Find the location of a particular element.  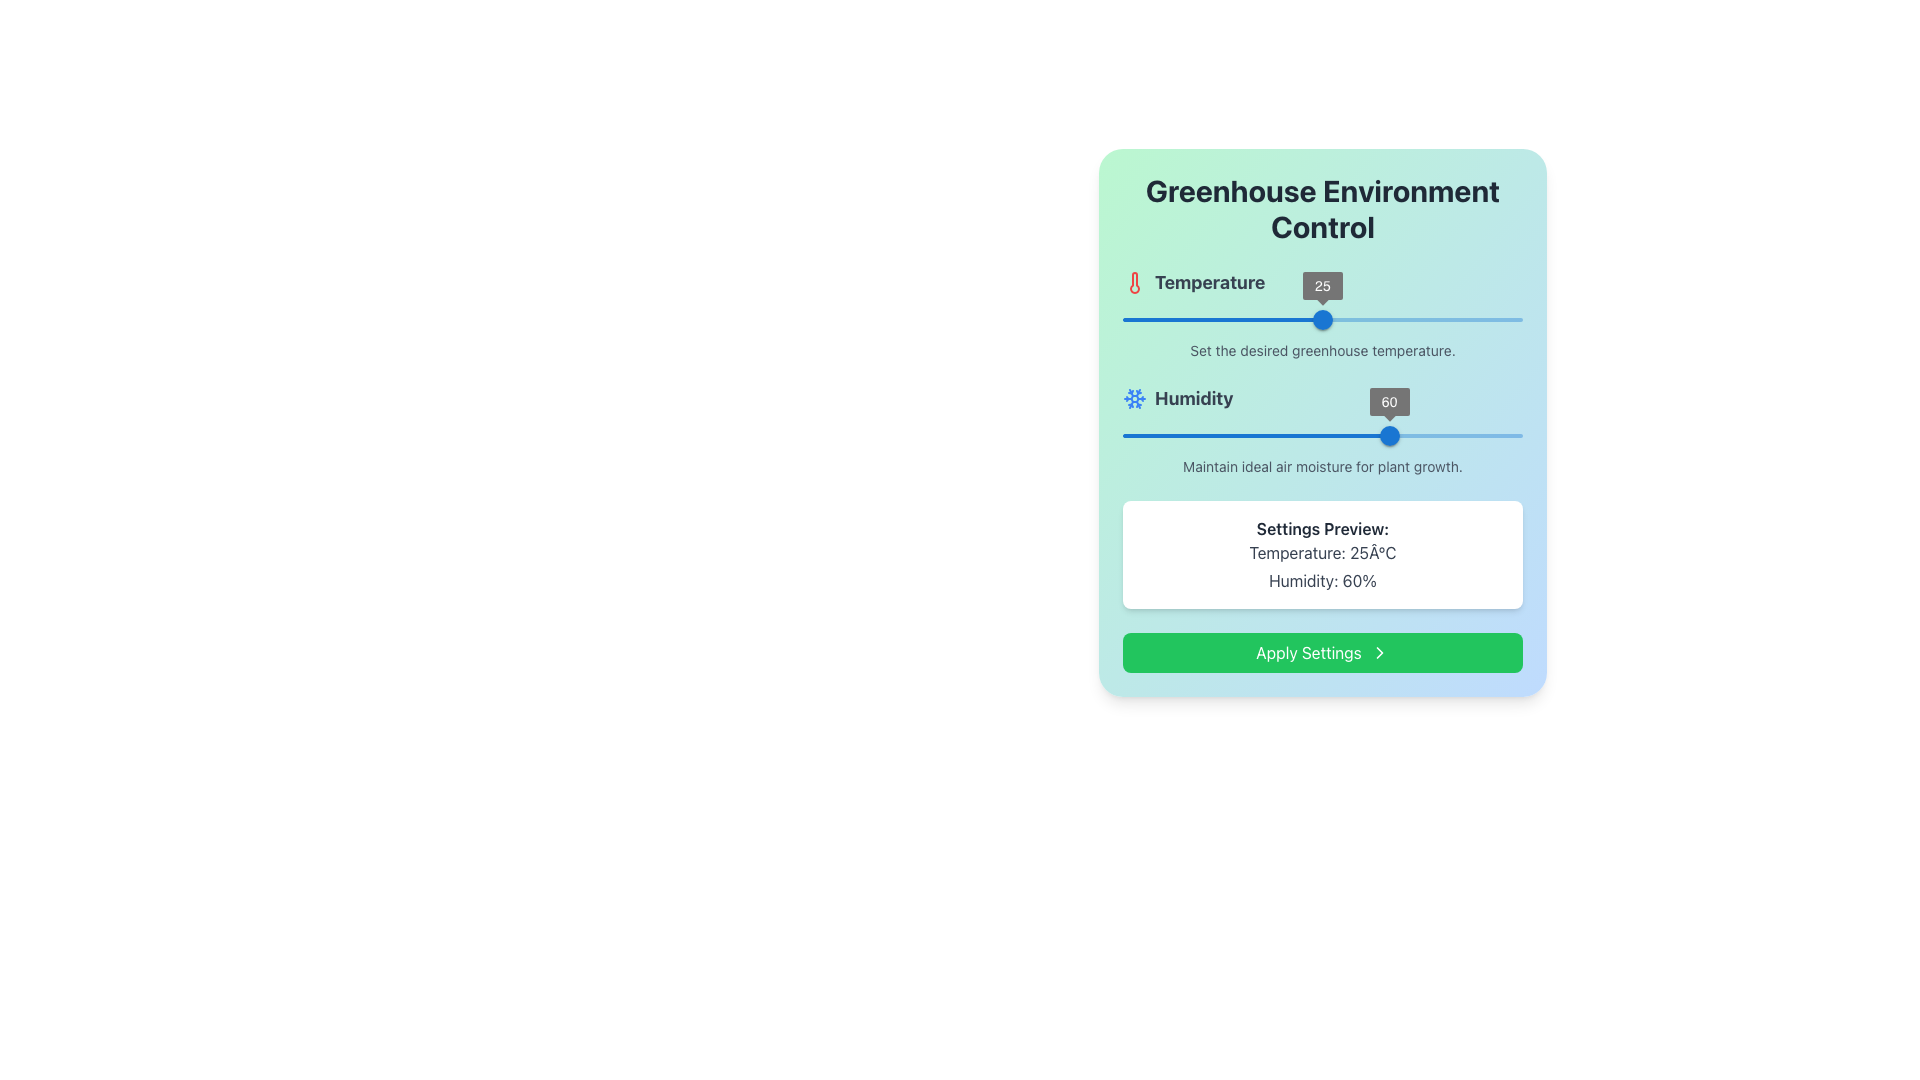

the red vertical bar thermometer segment located next to the 'Temperature' slider label in the top left section of the interface is located at coordinates (1134, 282).